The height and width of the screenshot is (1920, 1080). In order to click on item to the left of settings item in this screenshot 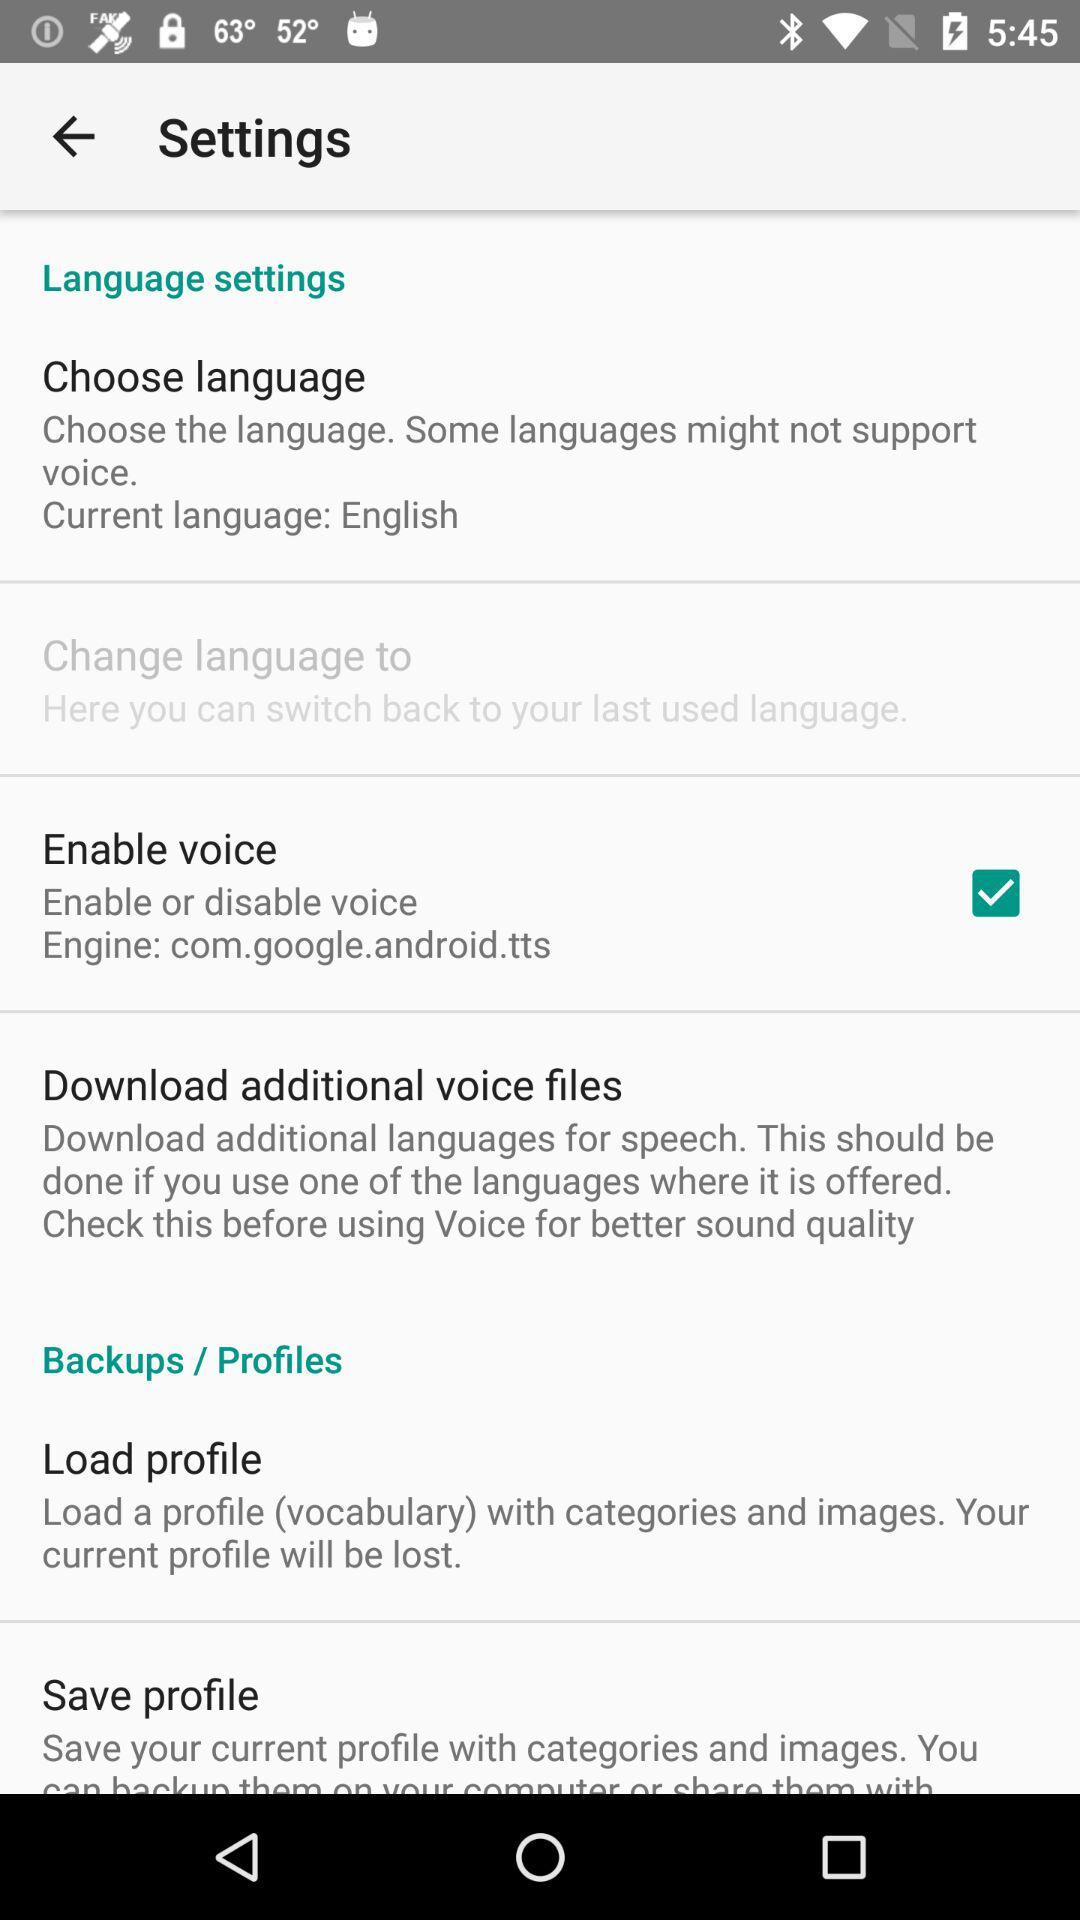, I will do `click(72, 135)`.